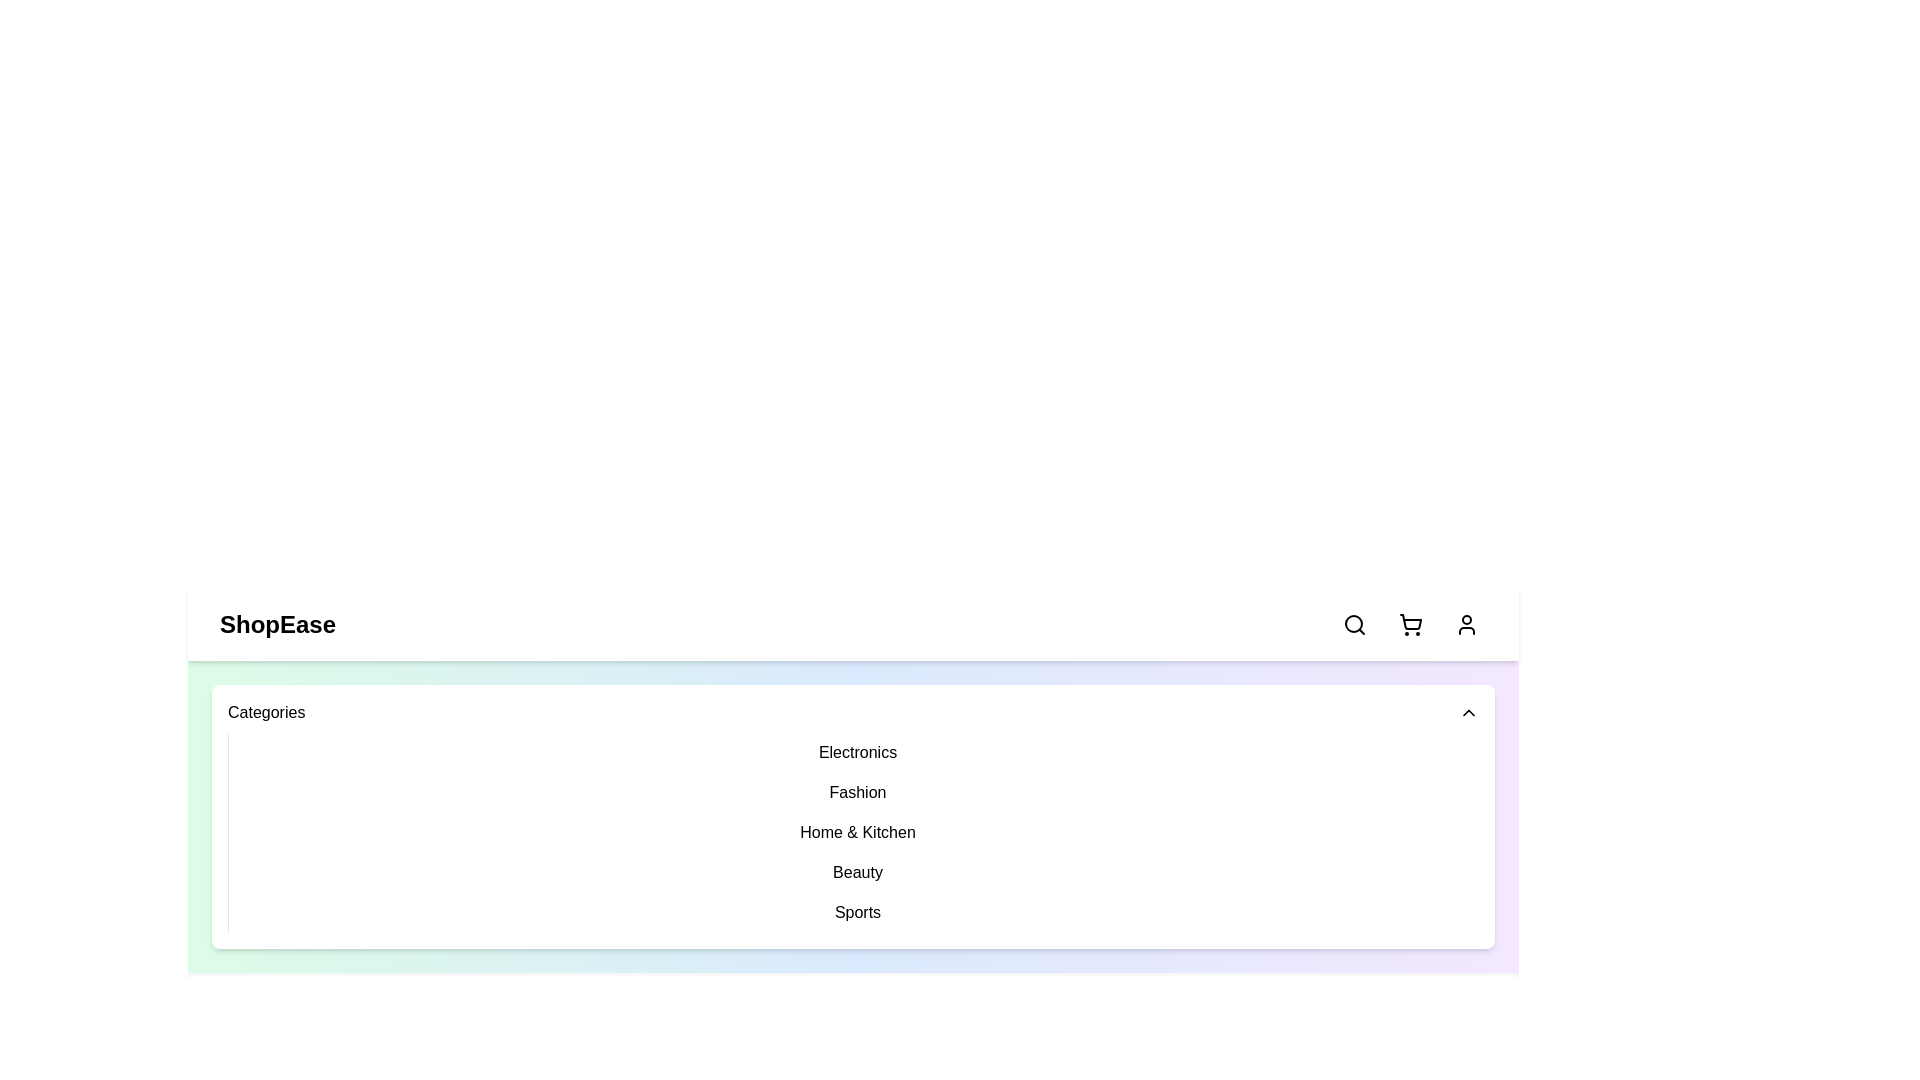 The width and height of the screenshot is (1920, 1080). Describe the element at coordinates (1354, 623) in the screenshot. I see `the search icon located in the header section` at that location.